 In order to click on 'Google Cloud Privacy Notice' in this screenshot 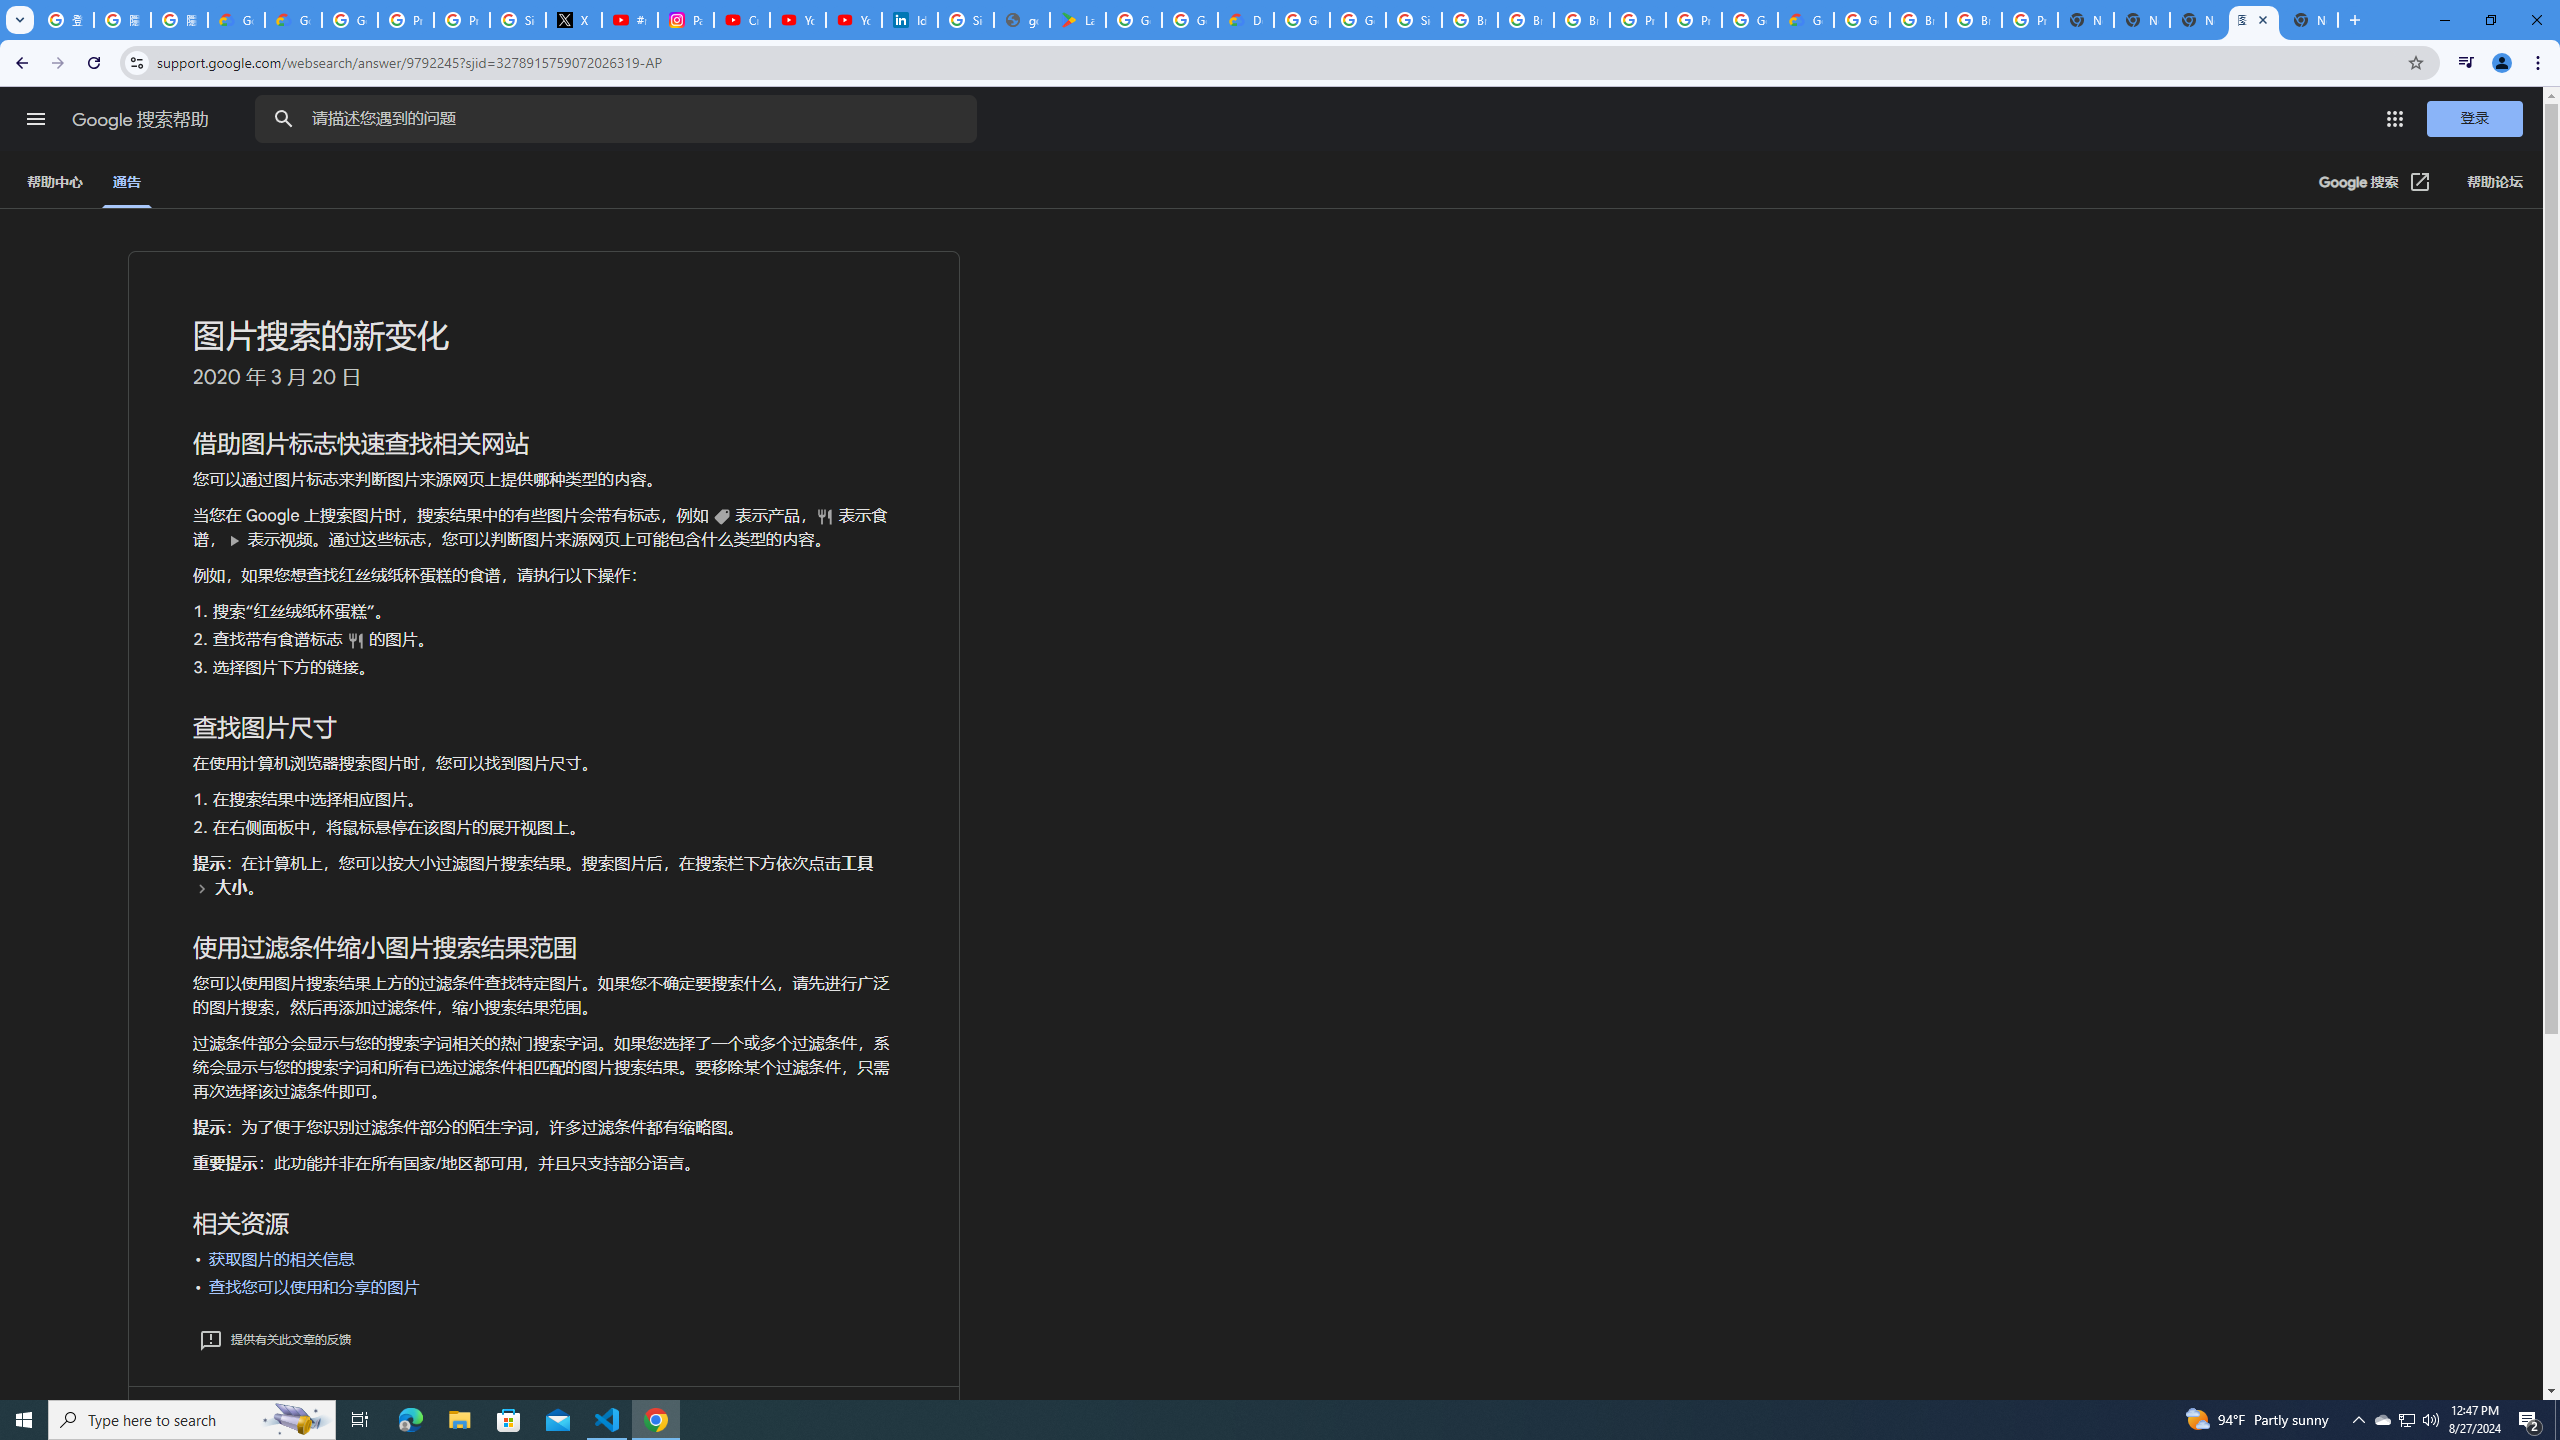, I will do `click(293, 19)`.